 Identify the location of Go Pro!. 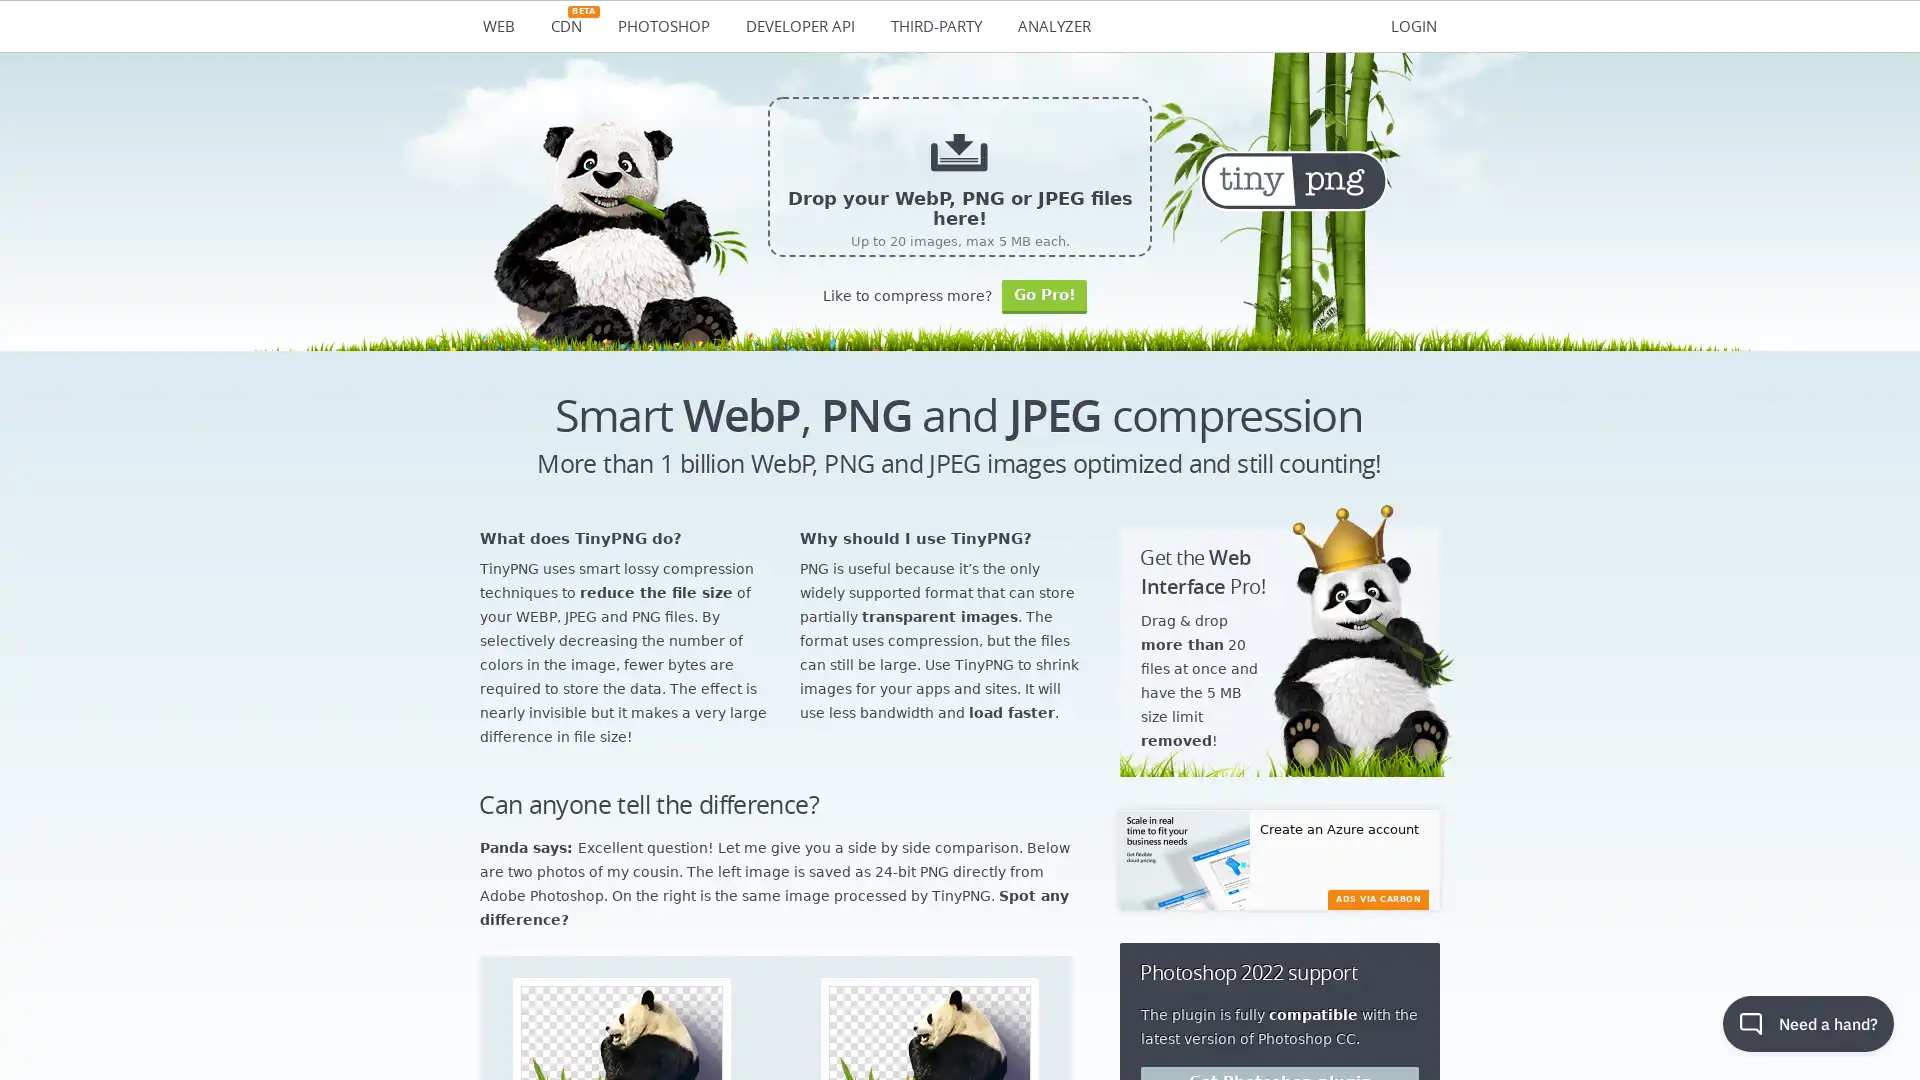
(1042, 296).